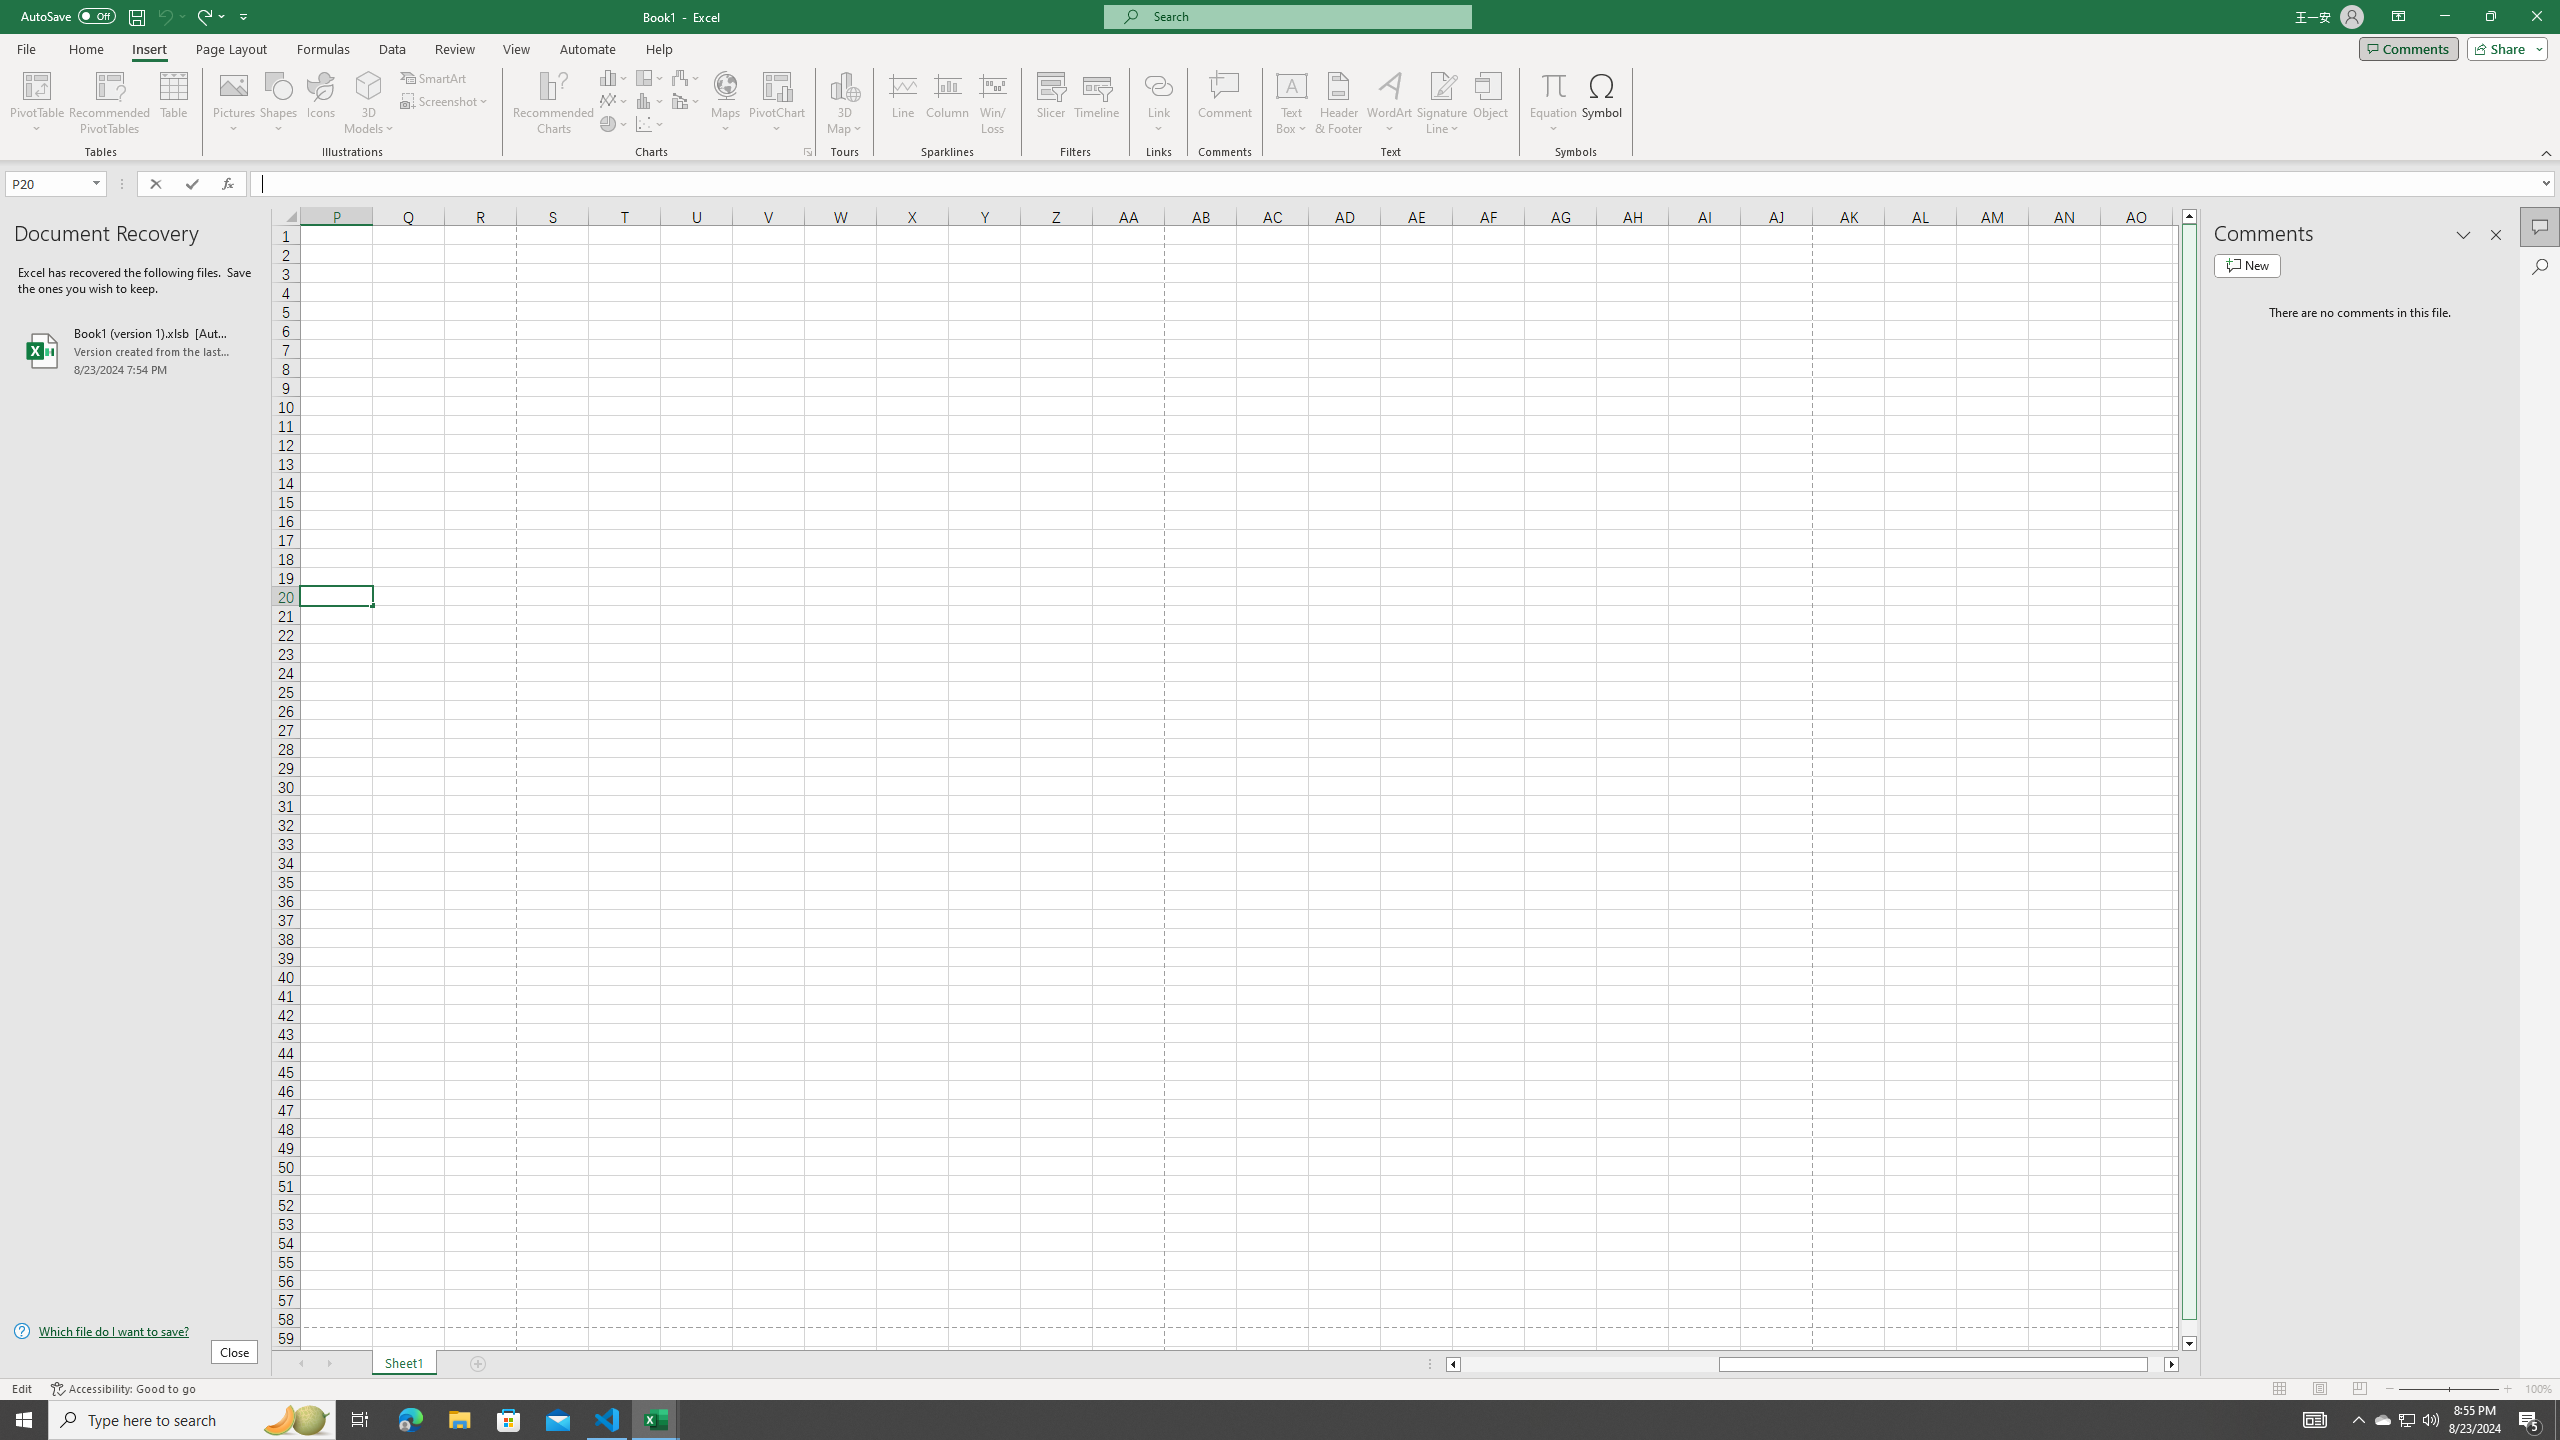  I want to click on 'Signature Line', so click(1442, 103).